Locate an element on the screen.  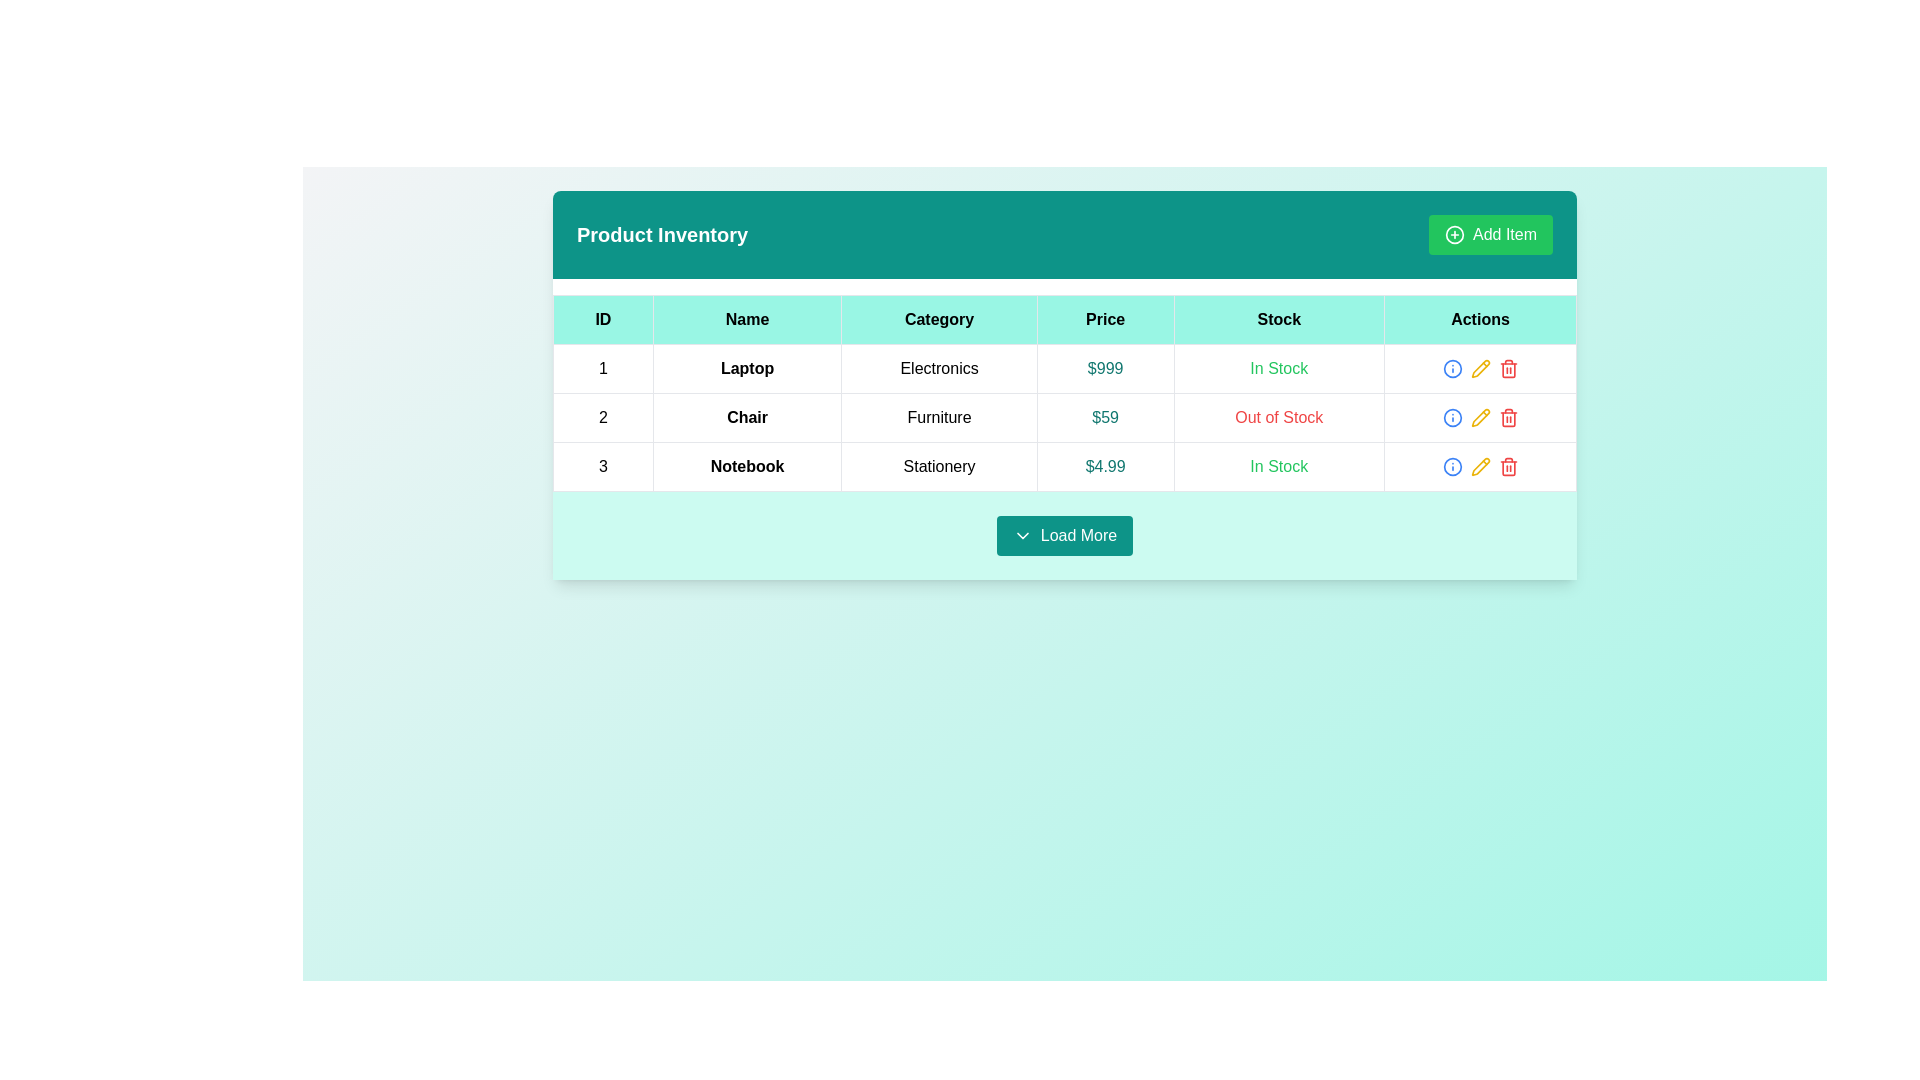
the 'ID' cell in the first column of the third row of the table is located at coordinates (602, 466).